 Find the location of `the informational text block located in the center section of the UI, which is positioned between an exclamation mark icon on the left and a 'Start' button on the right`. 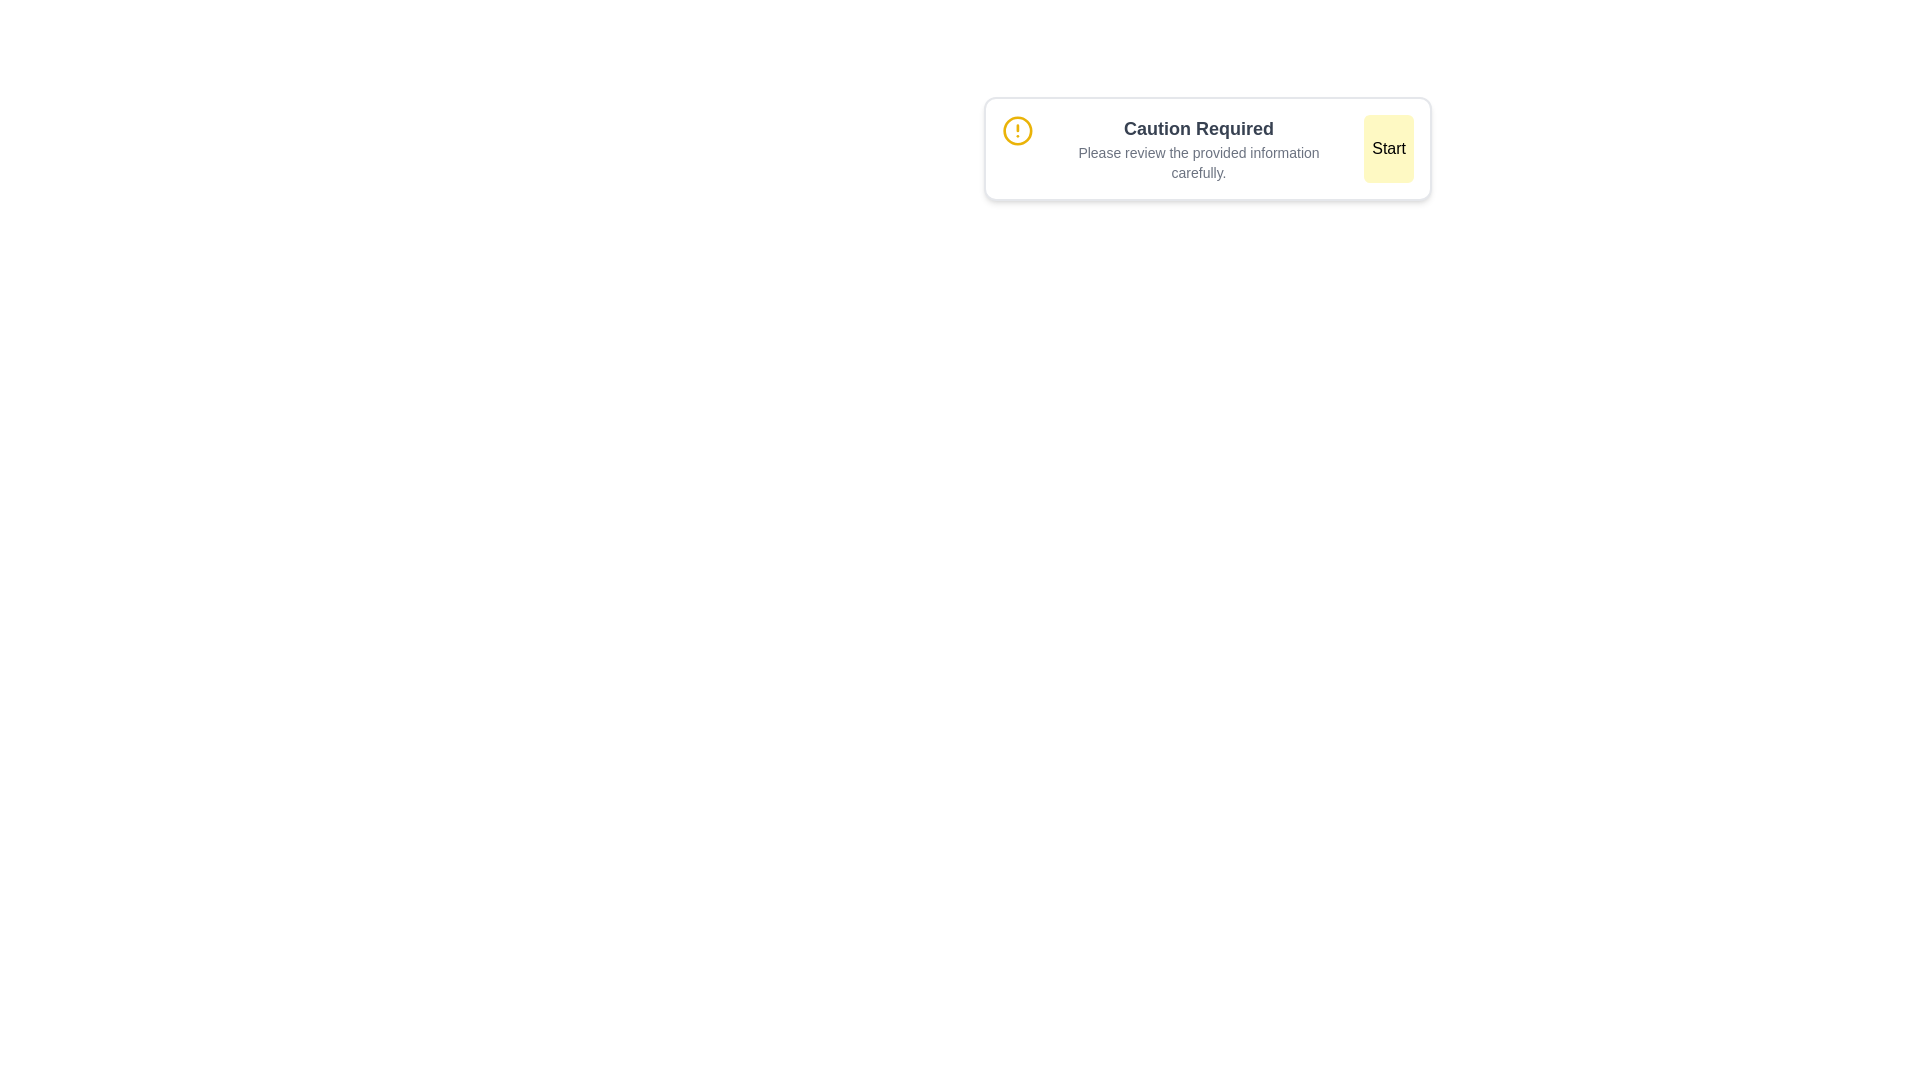

the informational text block located in the center section of the UI, which is positioned between an exclamation mark icon on the left and a 'Start' button on the right is located at coordinates (1199, 148).